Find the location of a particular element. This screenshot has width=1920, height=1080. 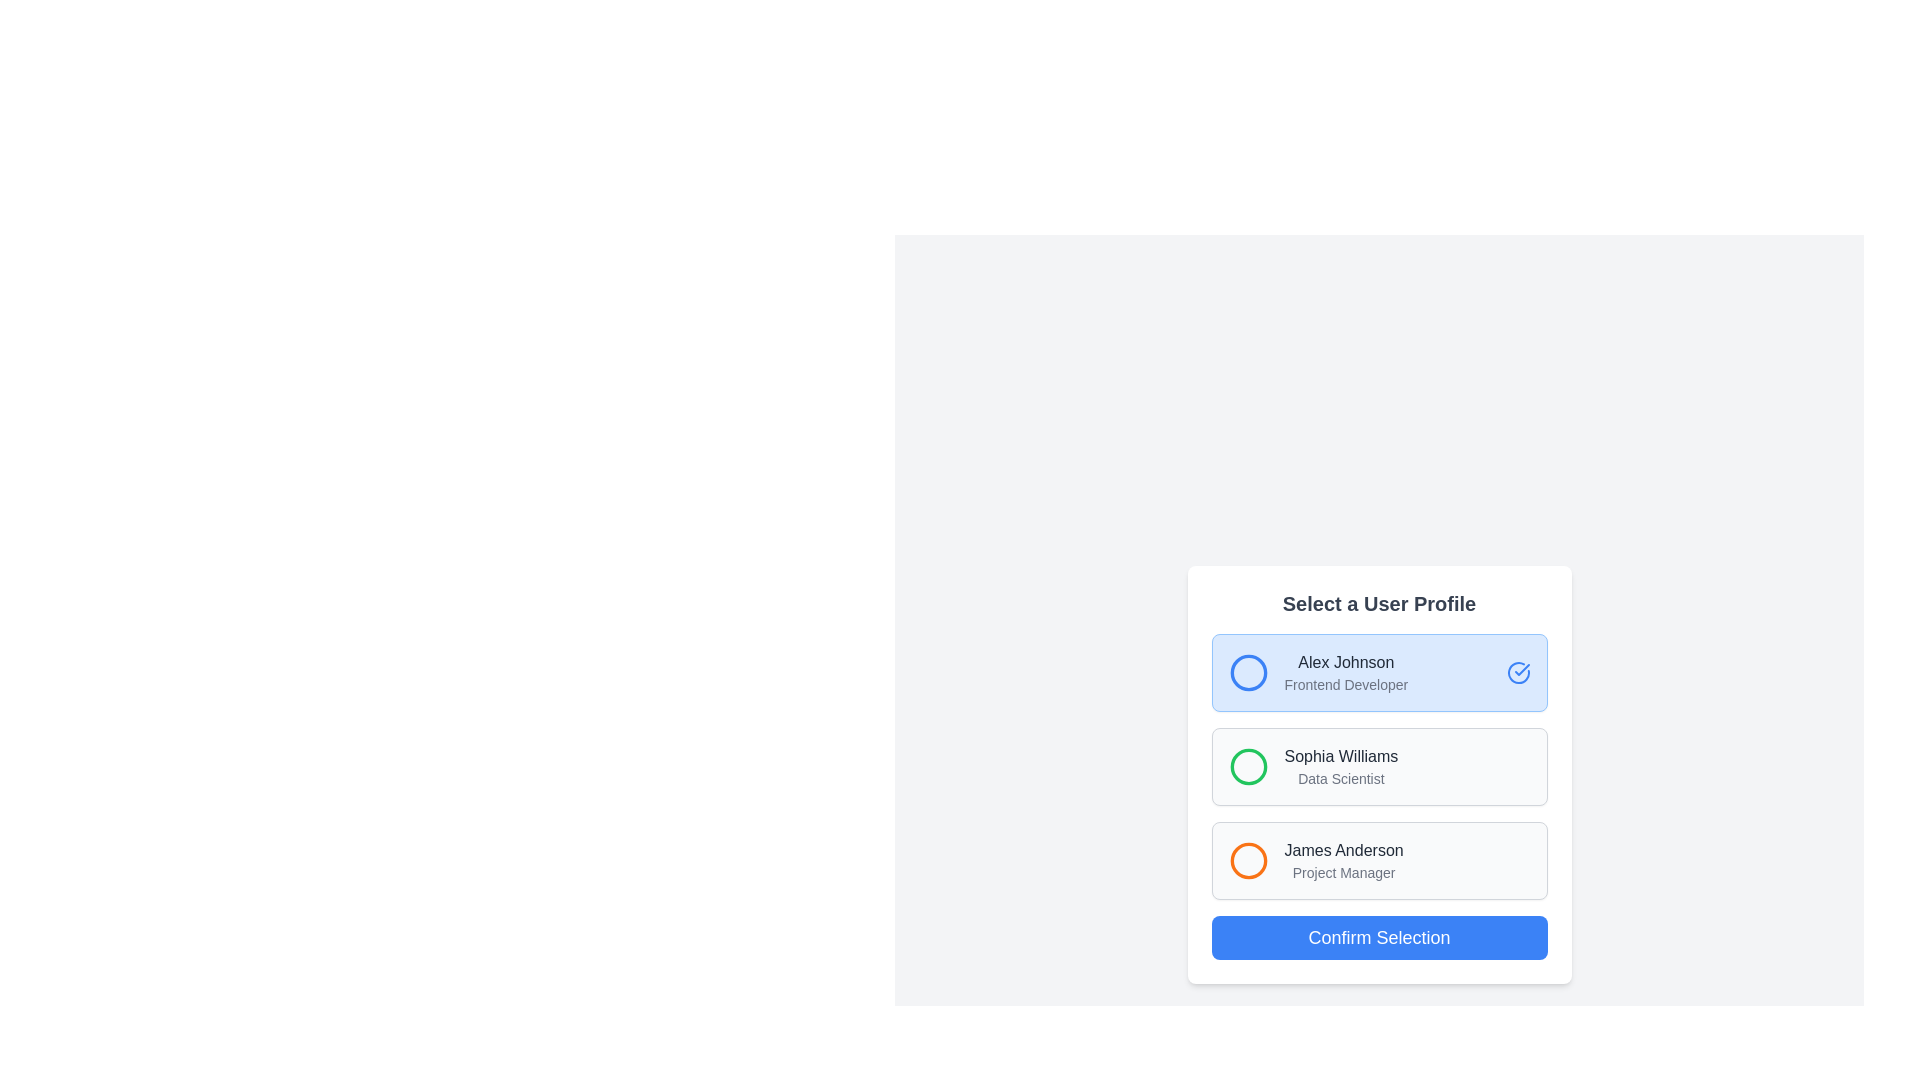

the user profile listing entry for 'Alex Johnson', which includes the name and title 'Frontend Developer' next to a blue circular icon is located at coordinates (1318, 672).